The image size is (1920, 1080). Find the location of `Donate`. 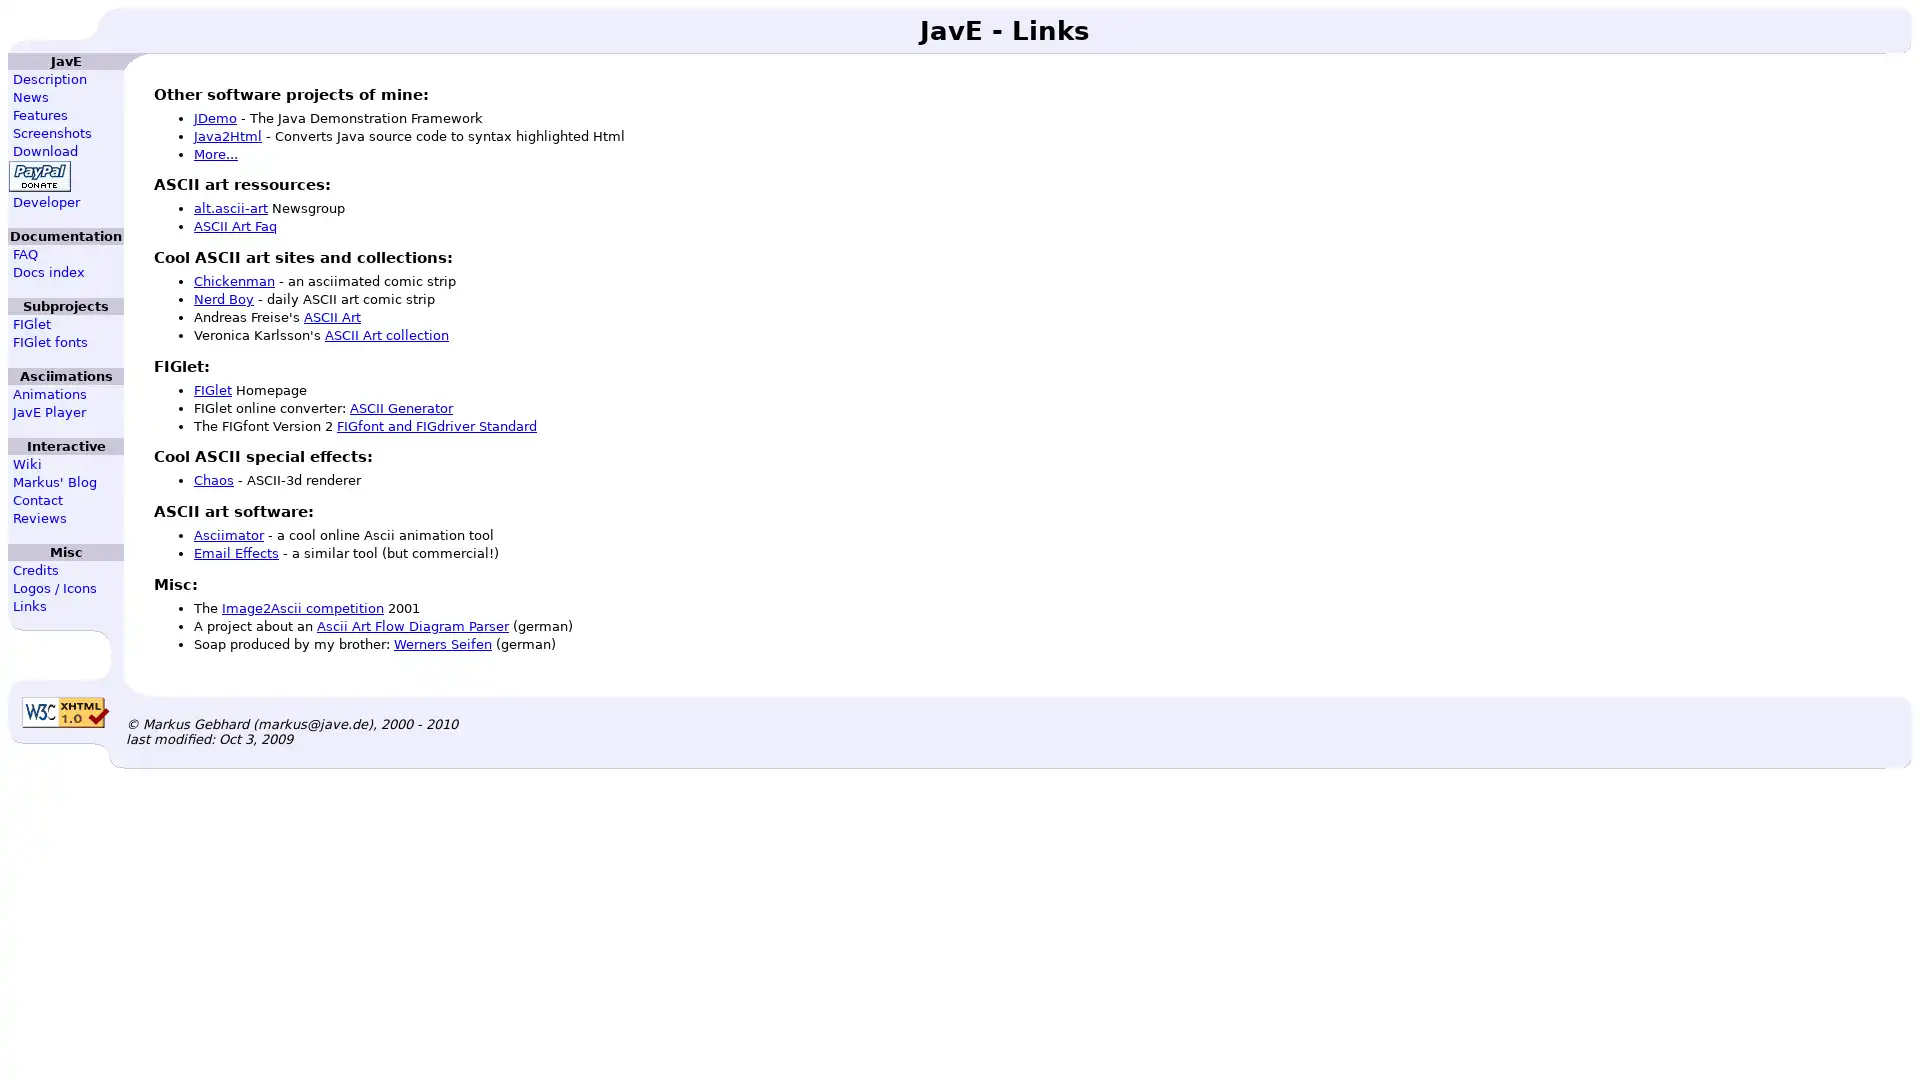

Donate is located at coordinates (39, 175).